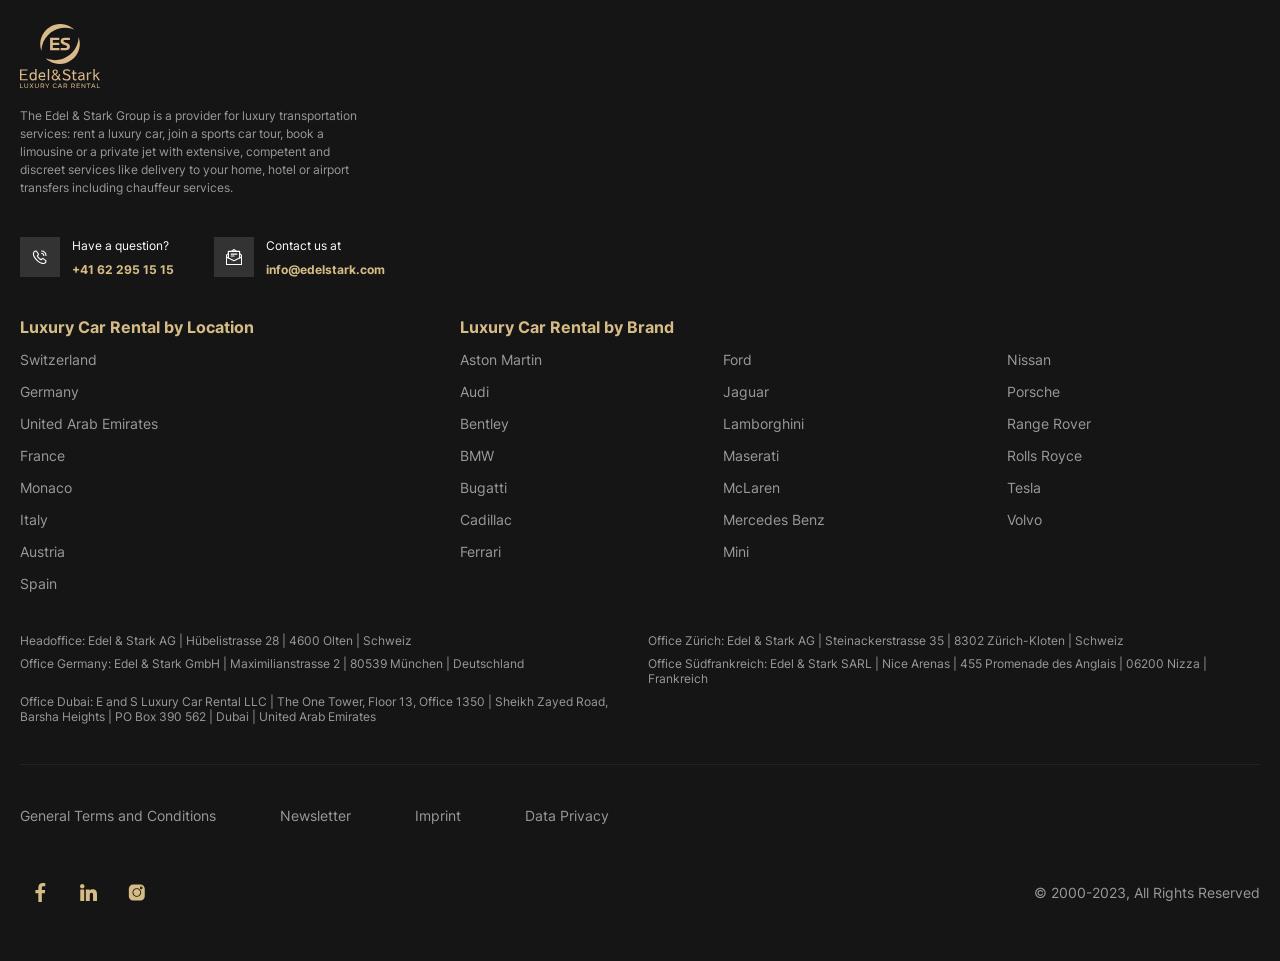 Image resolution: width=1280 pixels, height=961 pixels. What do you see at coordinates (721, 486) in the screenshot?
I see `'McLaren'` at bounding box center [721, 486].